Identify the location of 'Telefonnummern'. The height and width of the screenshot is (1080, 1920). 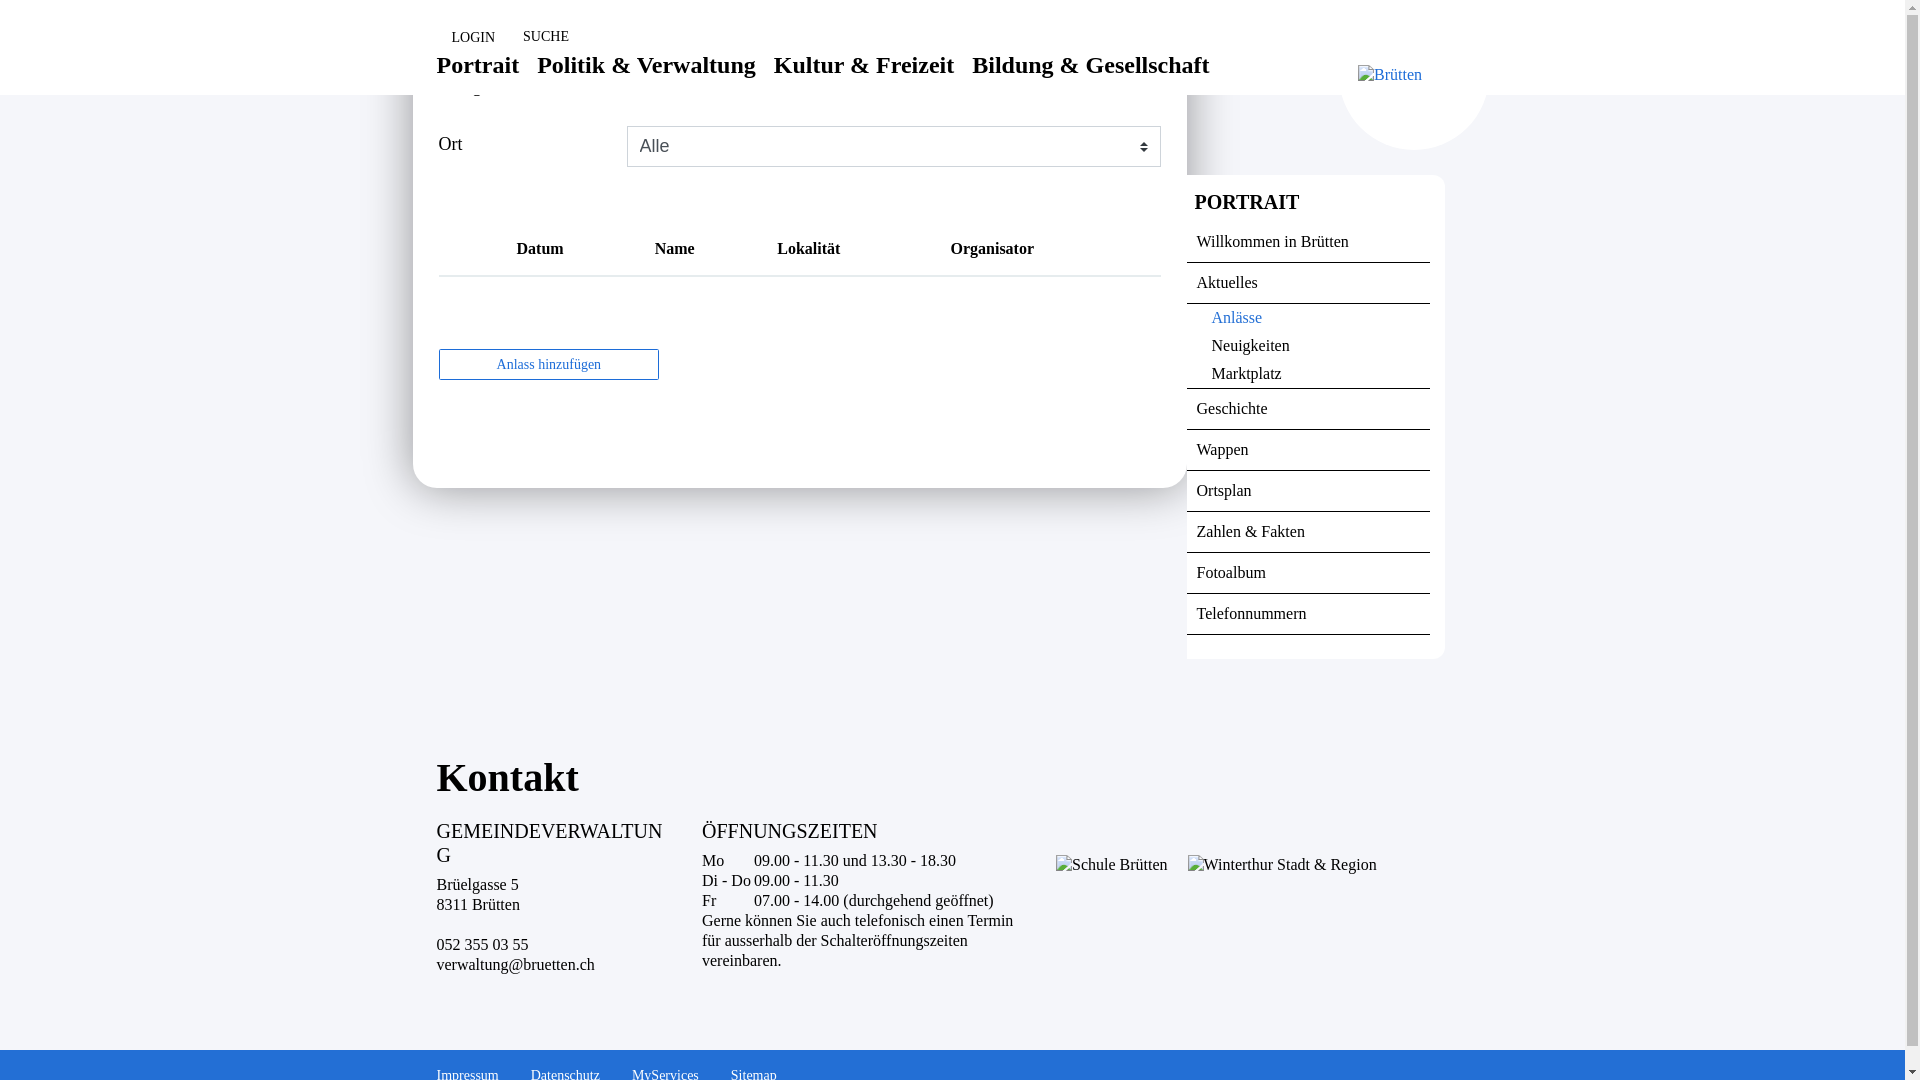
(1307, 613).